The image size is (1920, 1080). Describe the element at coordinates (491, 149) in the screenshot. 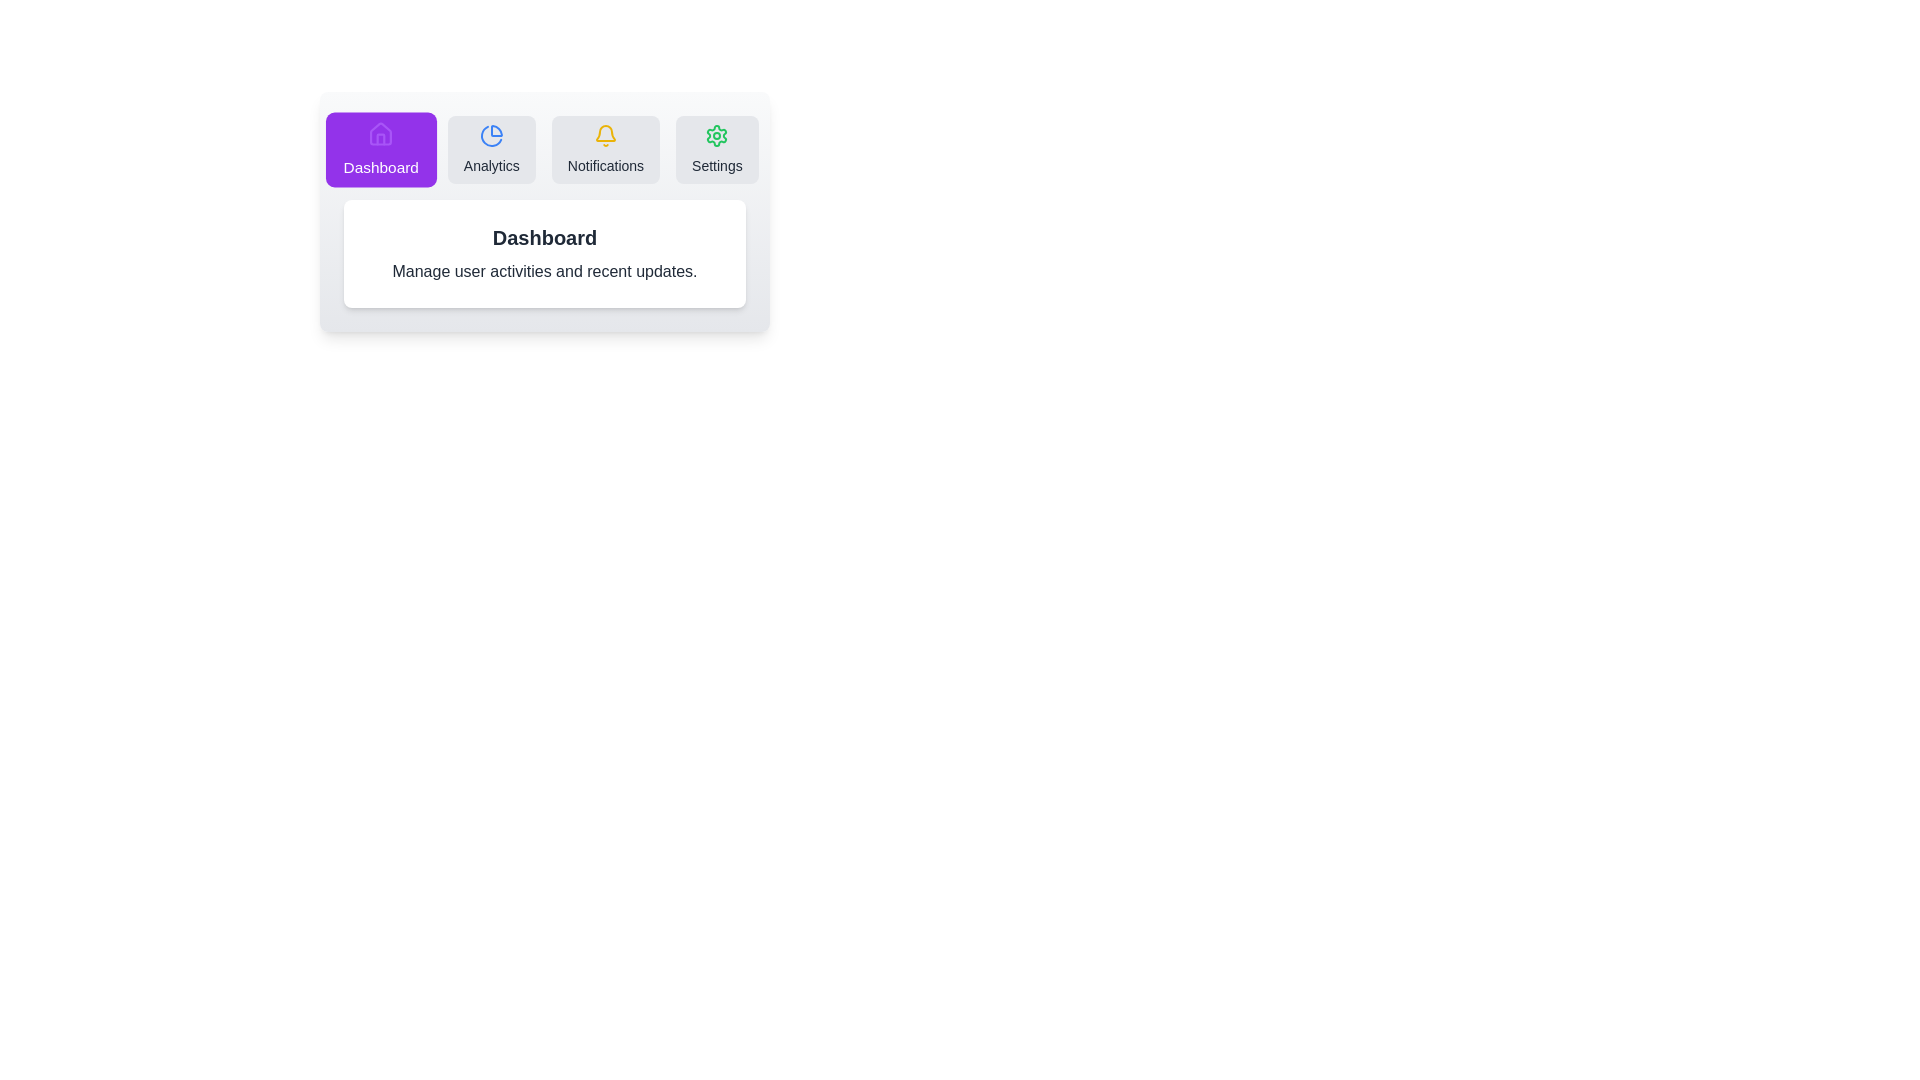

I see `the Analytics tab` at that location.